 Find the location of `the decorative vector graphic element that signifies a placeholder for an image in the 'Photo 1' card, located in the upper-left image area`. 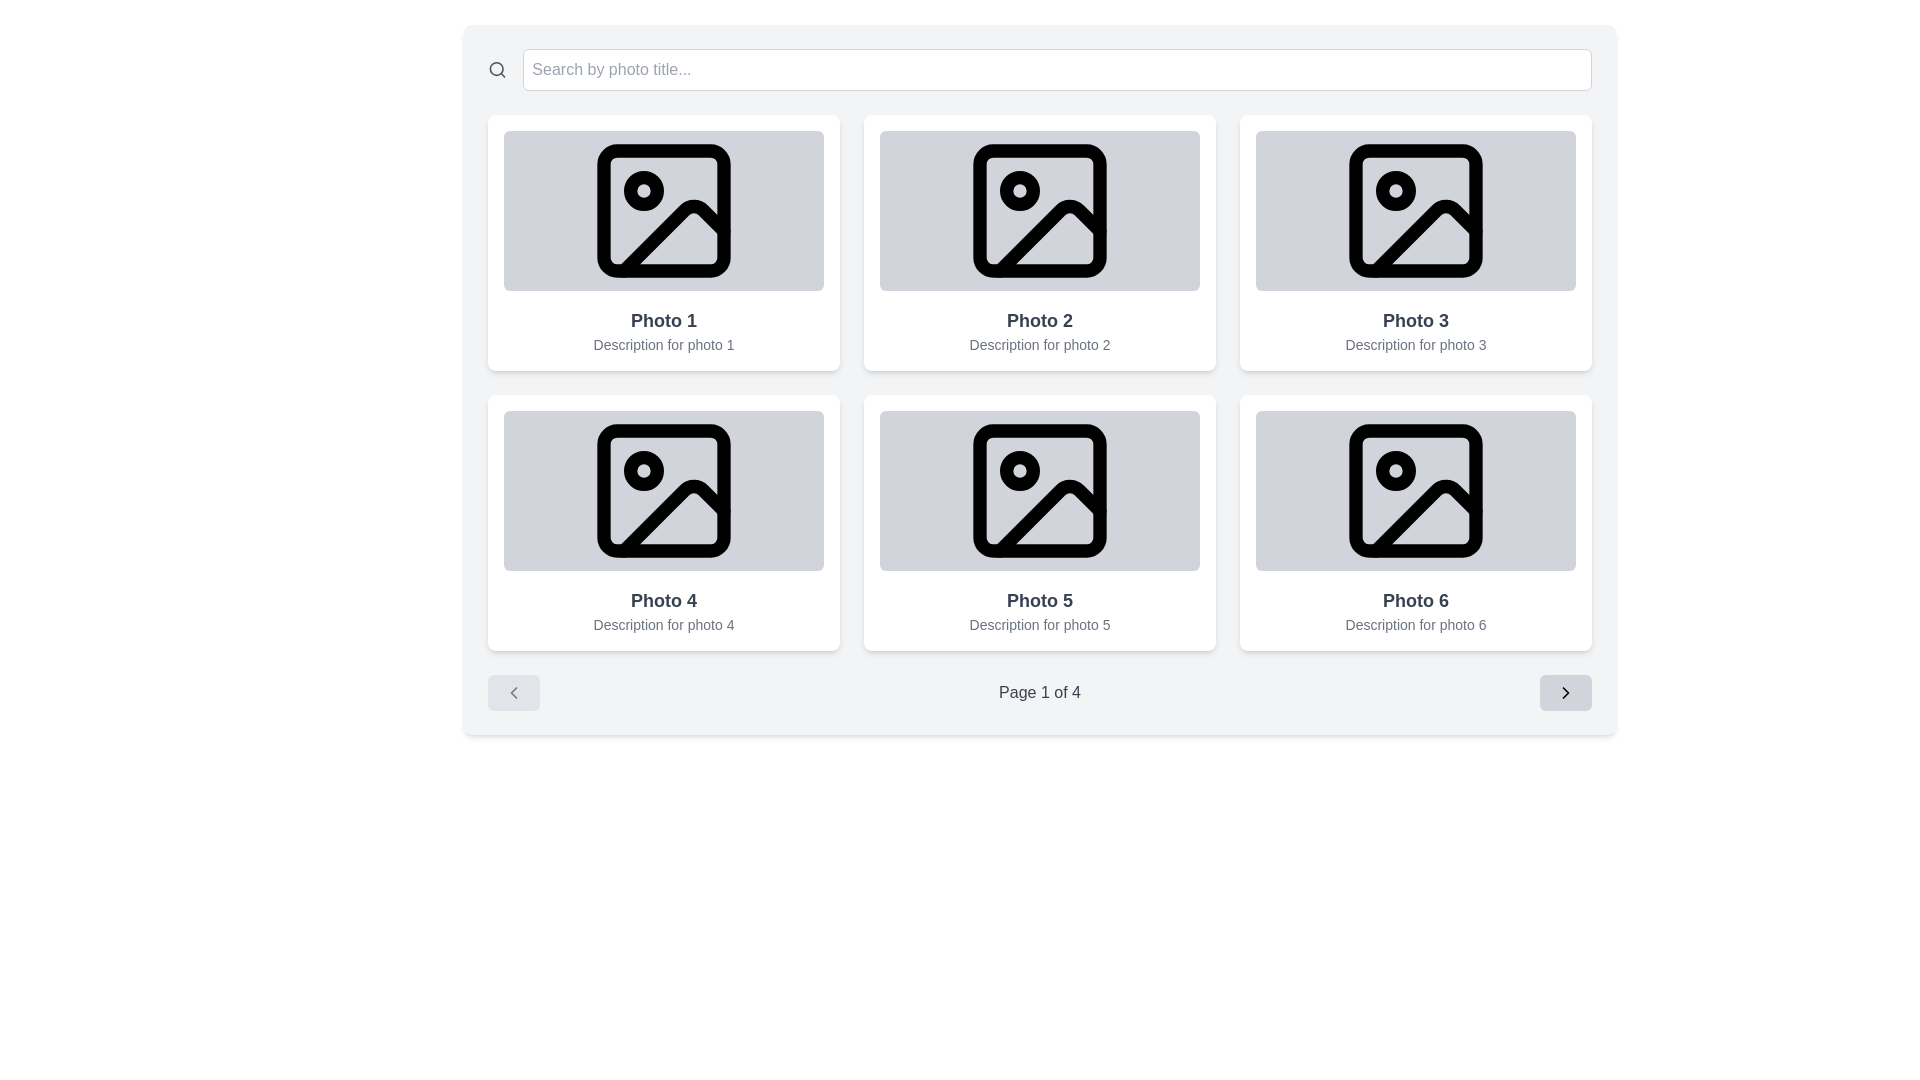

the decorative vector graphic element that signifies a placeholder for an image in the 'Photo 1' card, located in the upper-left image area is located at coordinates (673, 237).